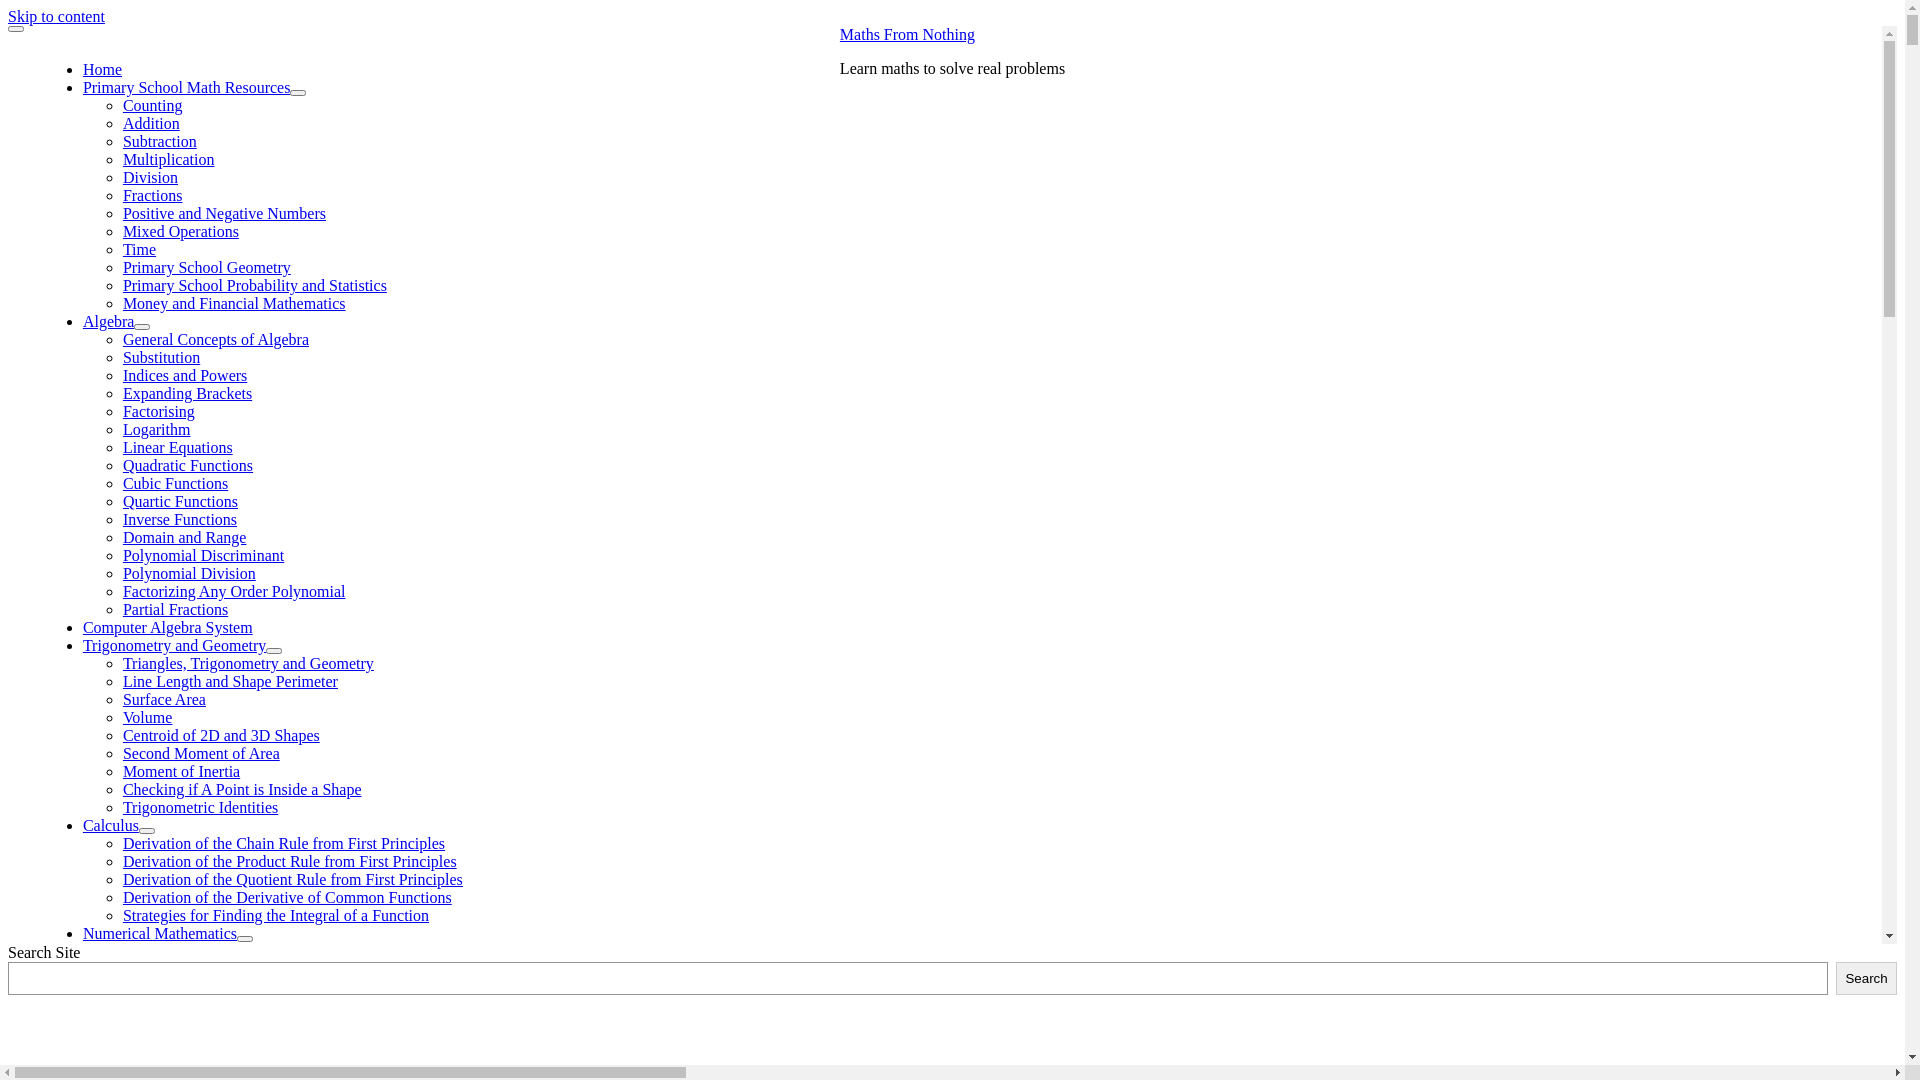 This screenshot has height=1080, width=1920. I want to click on 'Second Moment of Area', so click(201, 753).